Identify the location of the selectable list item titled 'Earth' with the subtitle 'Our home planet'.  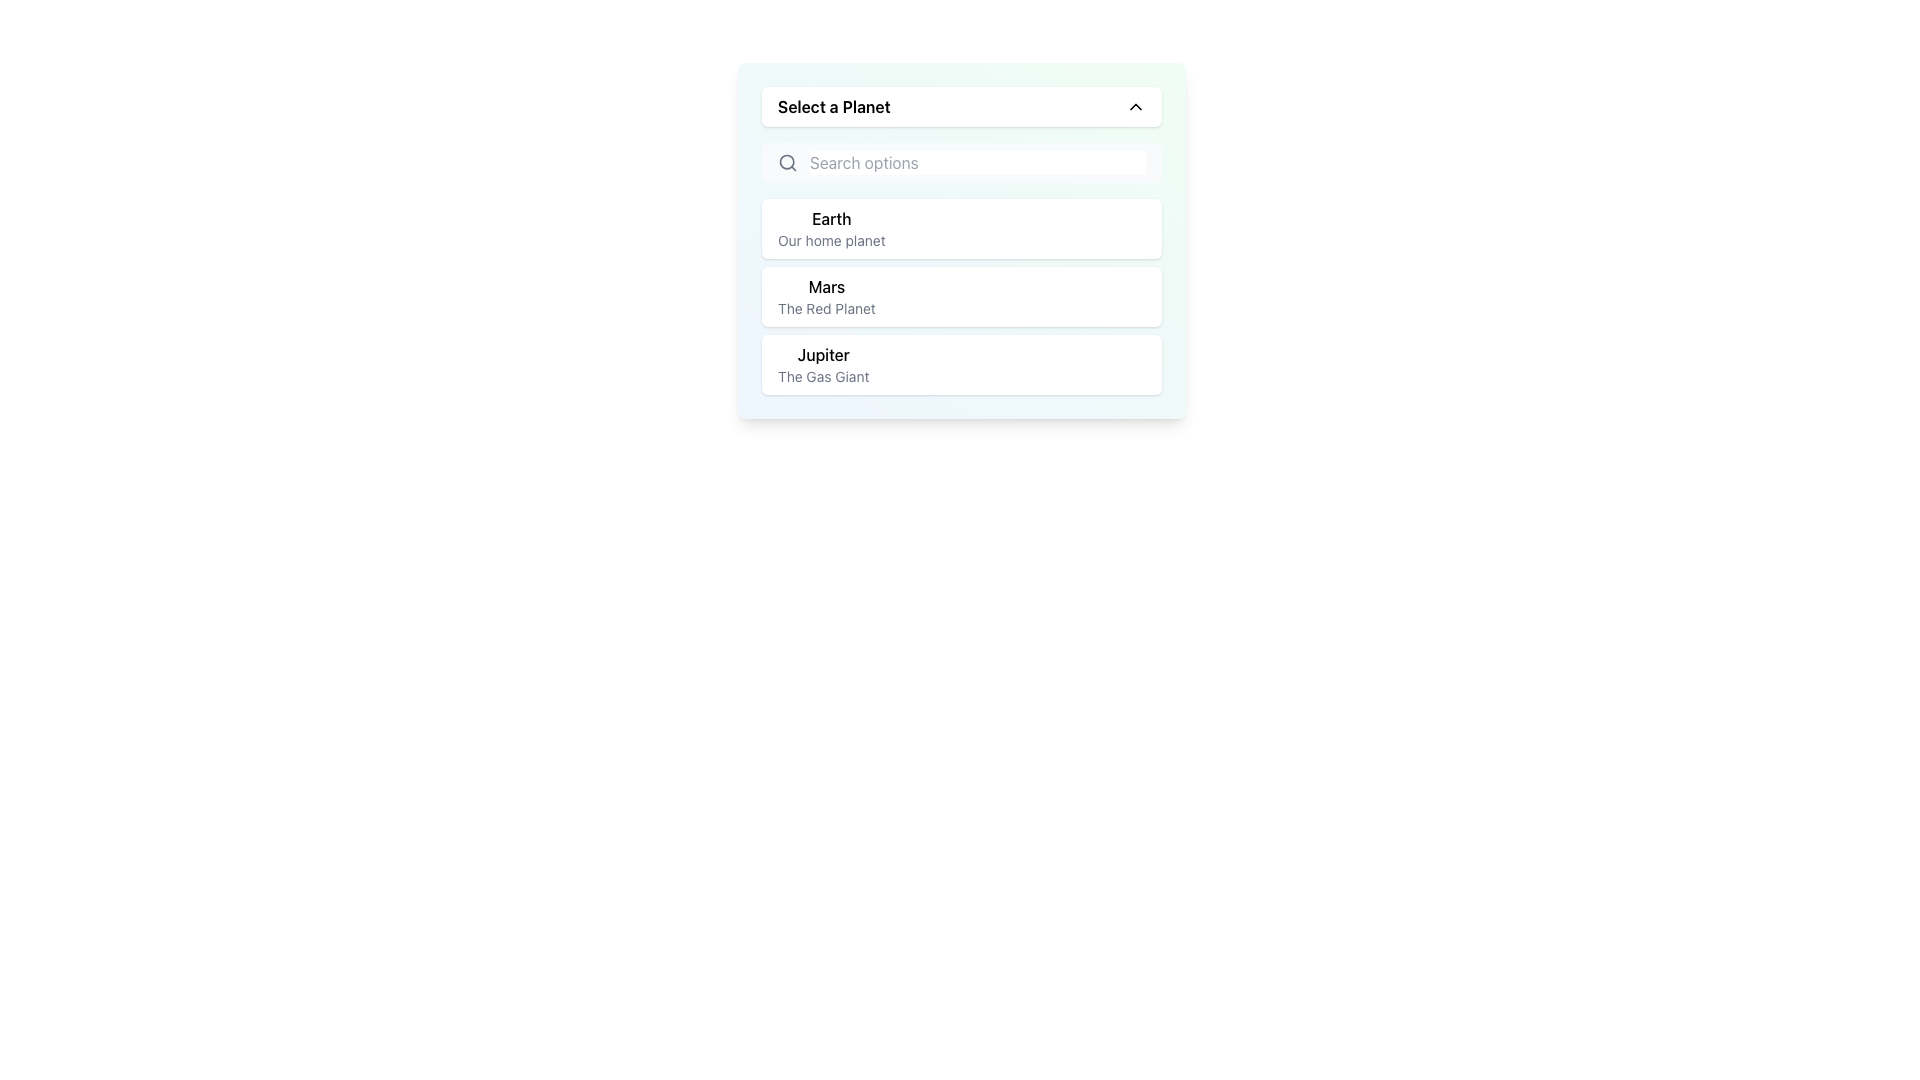
(961, 227).